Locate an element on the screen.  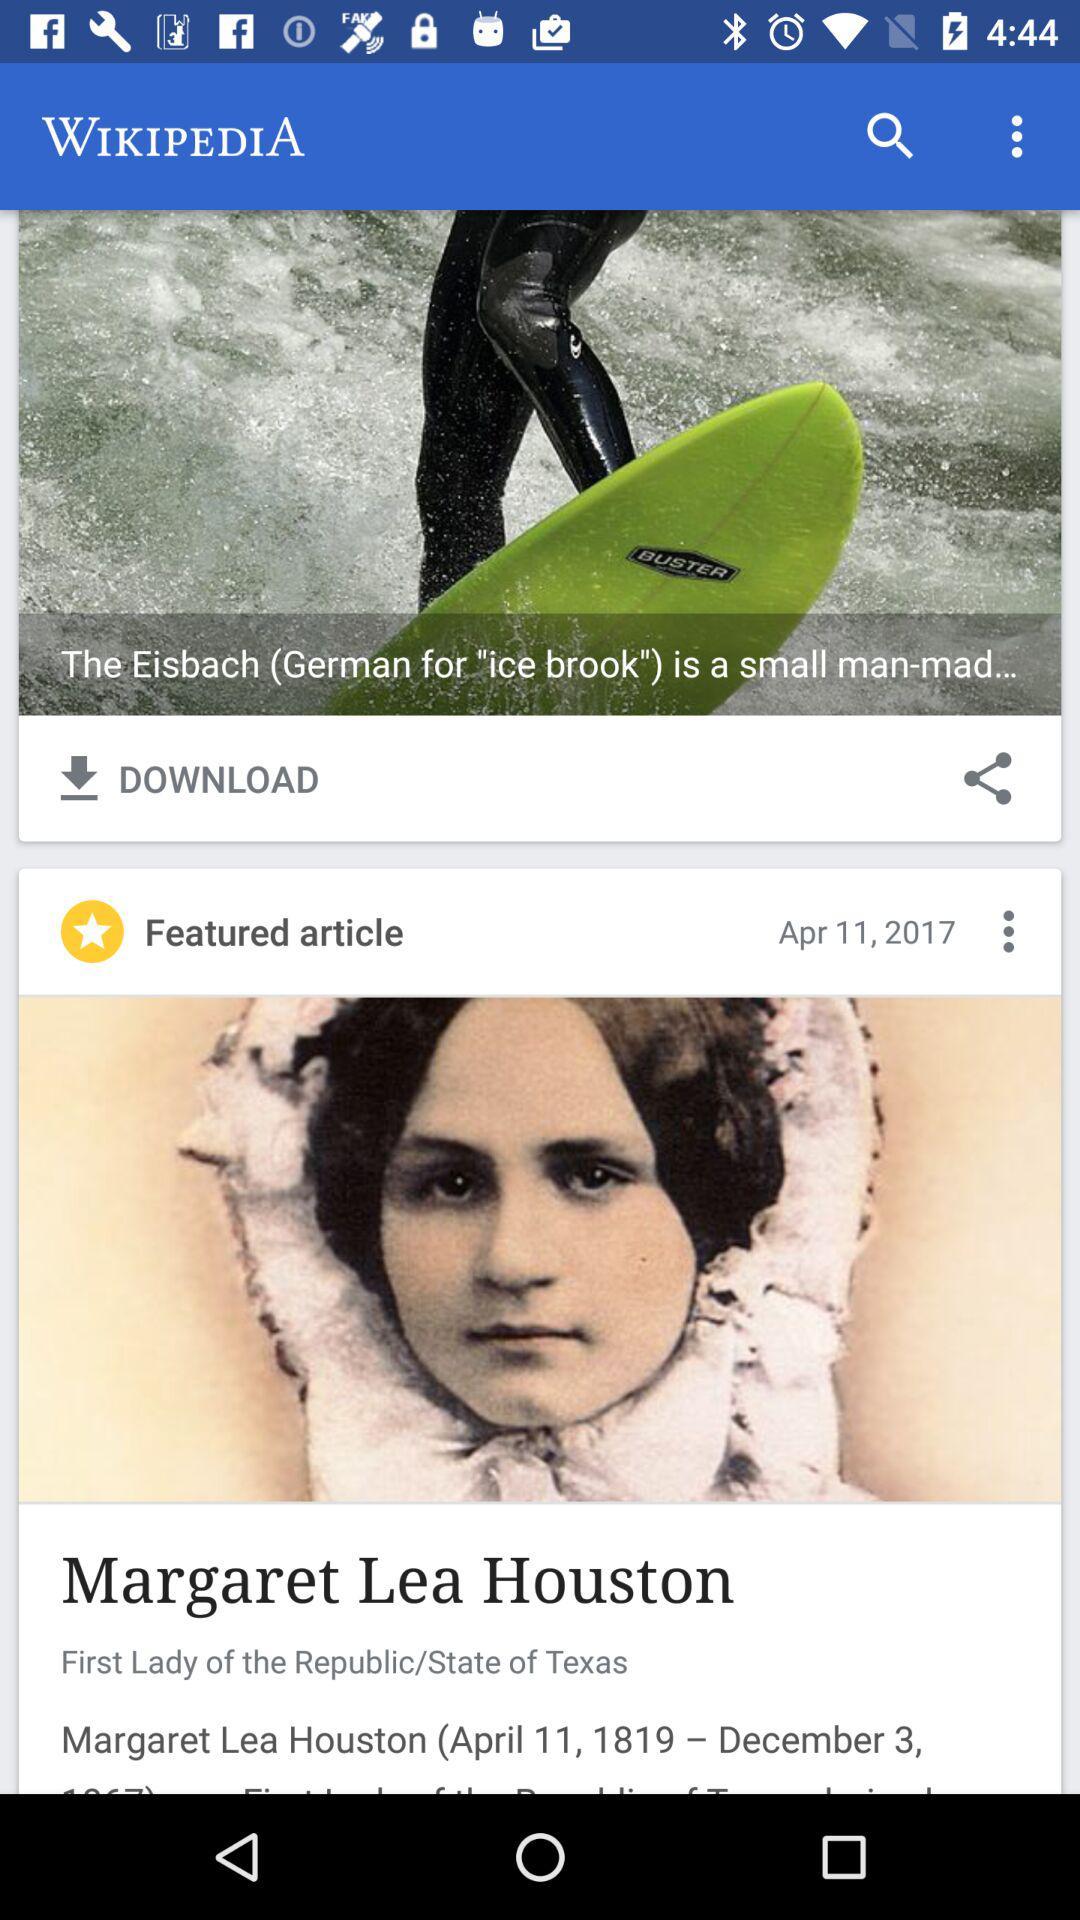
icon above the the eisbach german icon is located at coordinates (1017, 135).